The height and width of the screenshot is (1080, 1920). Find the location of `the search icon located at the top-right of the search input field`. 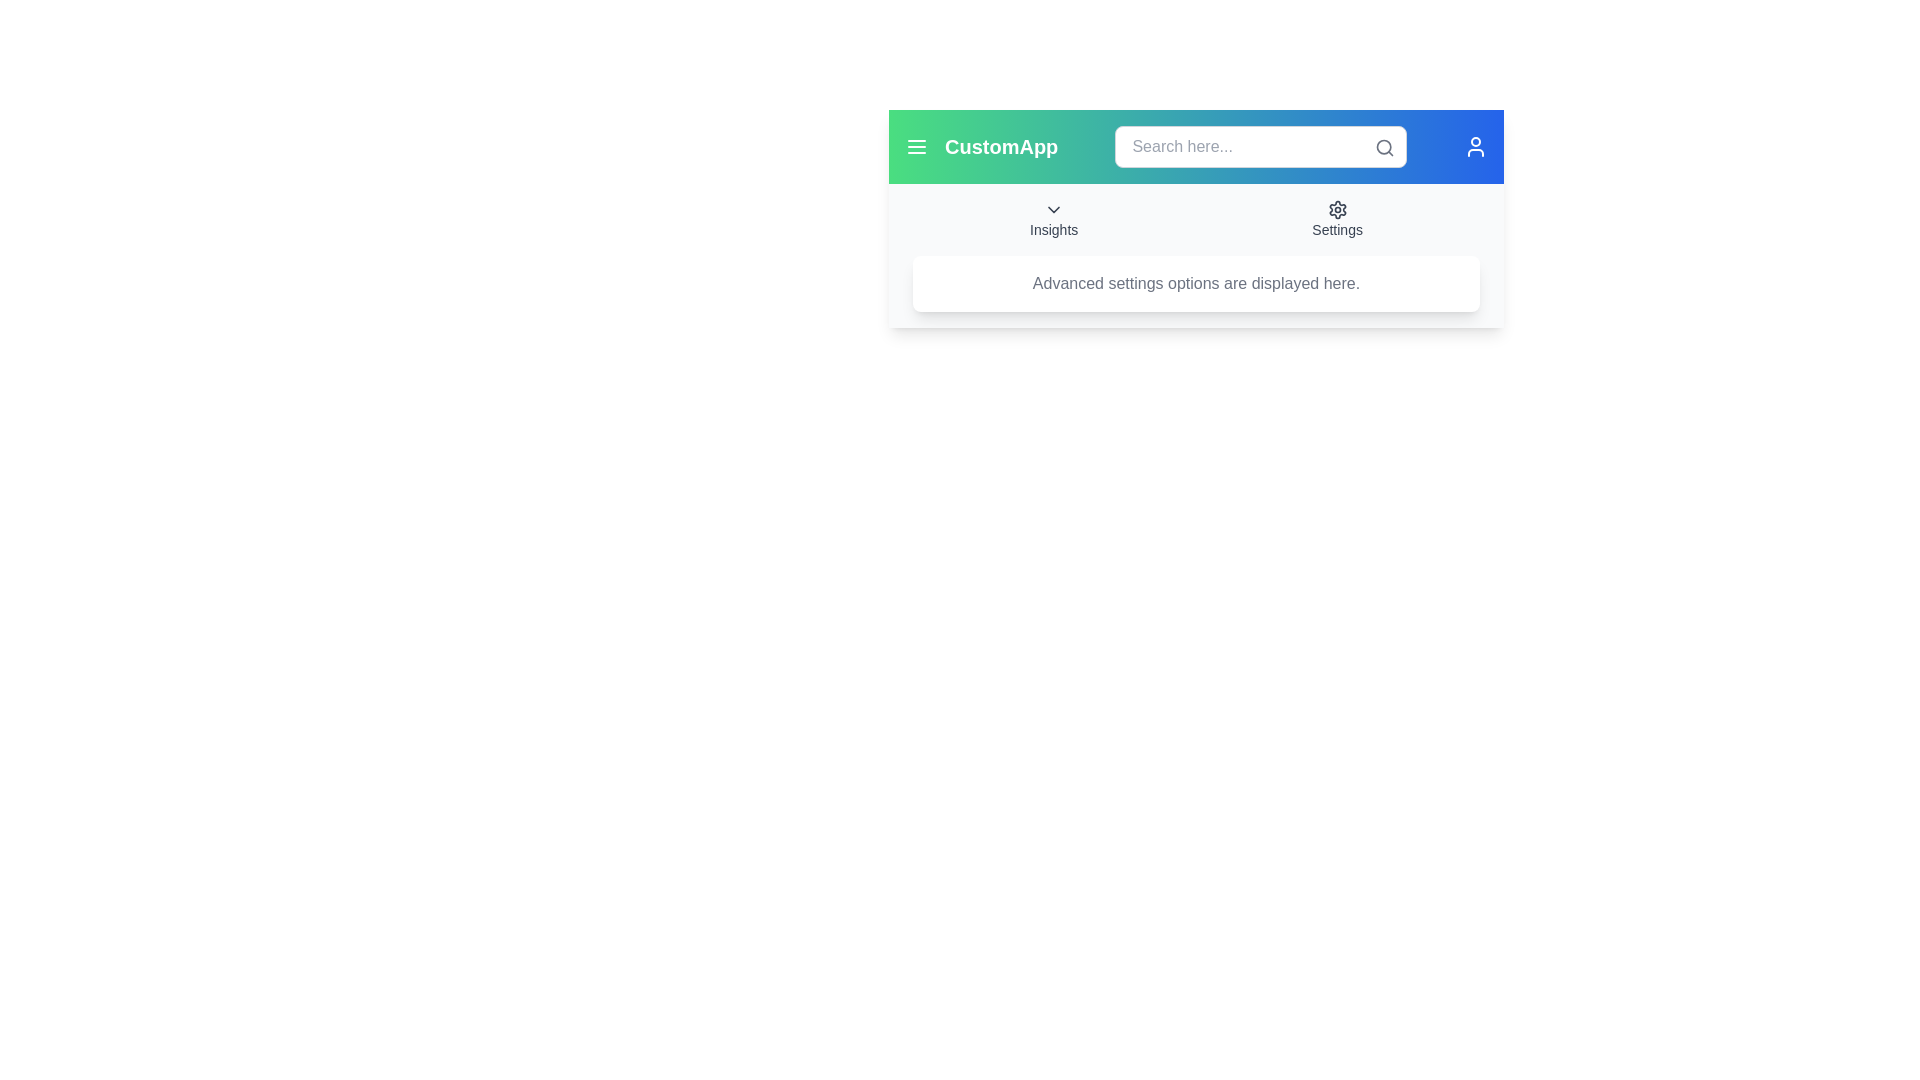

the search icon located at the top-right of the search input field is located at coordinates (1383, 146).